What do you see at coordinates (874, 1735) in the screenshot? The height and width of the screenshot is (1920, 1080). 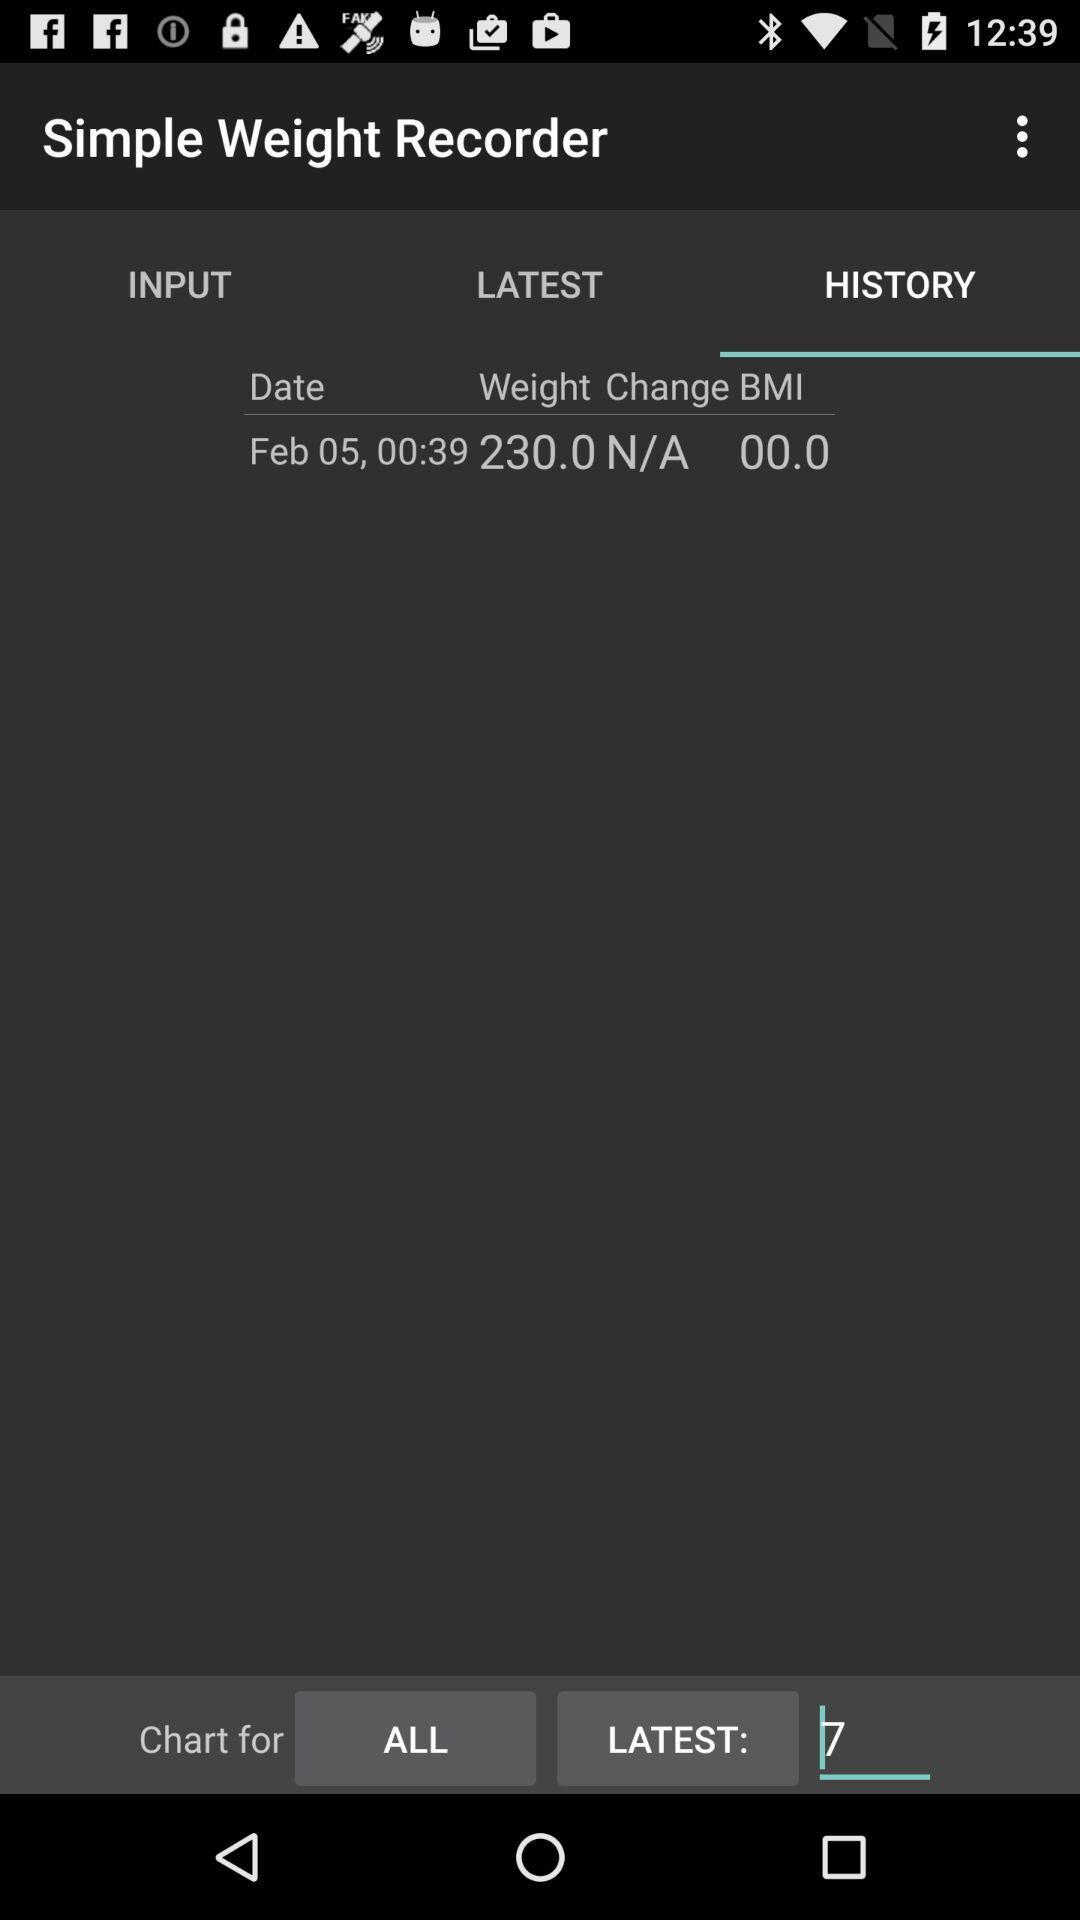 I see `the field which says 7` at bounding box center [874, 1735].